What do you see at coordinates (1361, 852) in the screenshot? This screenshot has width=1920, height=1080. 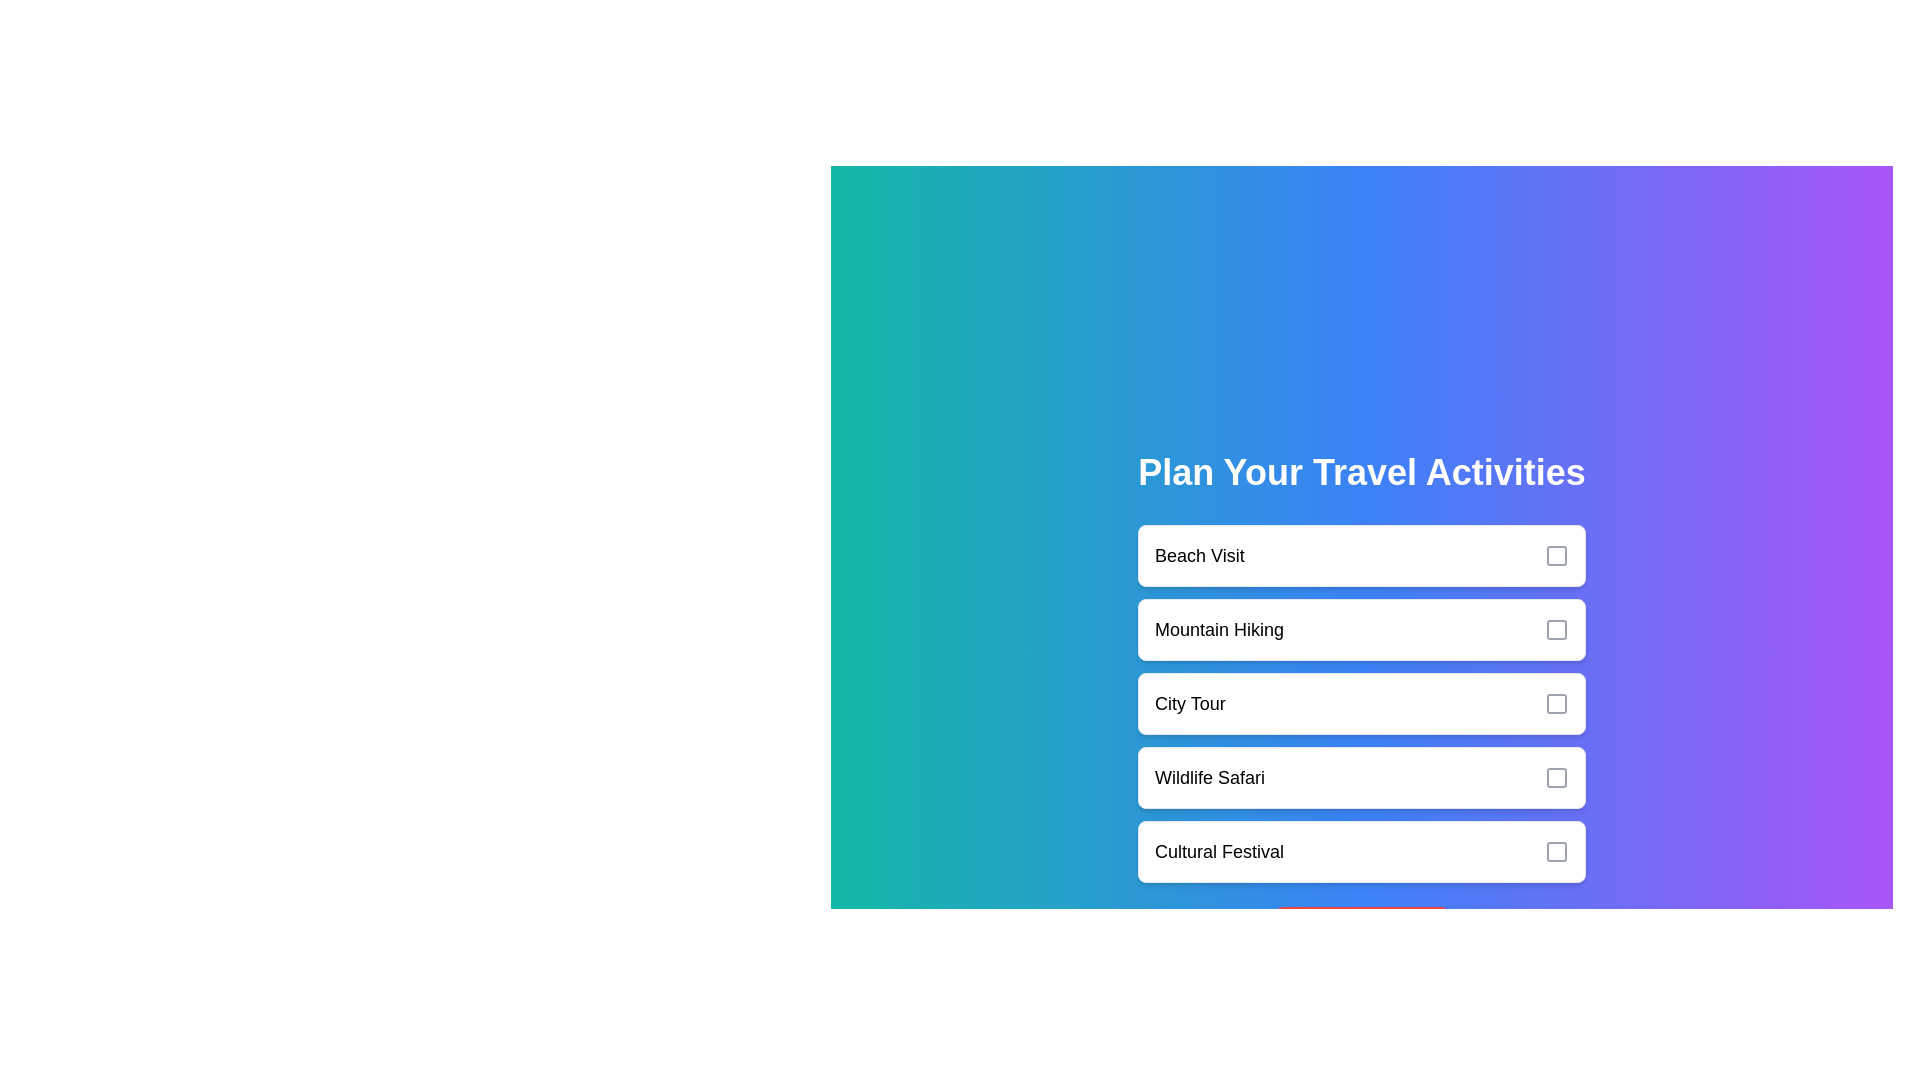 I see `the activity Cultural Festival to observe the hover effect` at bounding box center [1361, 852].